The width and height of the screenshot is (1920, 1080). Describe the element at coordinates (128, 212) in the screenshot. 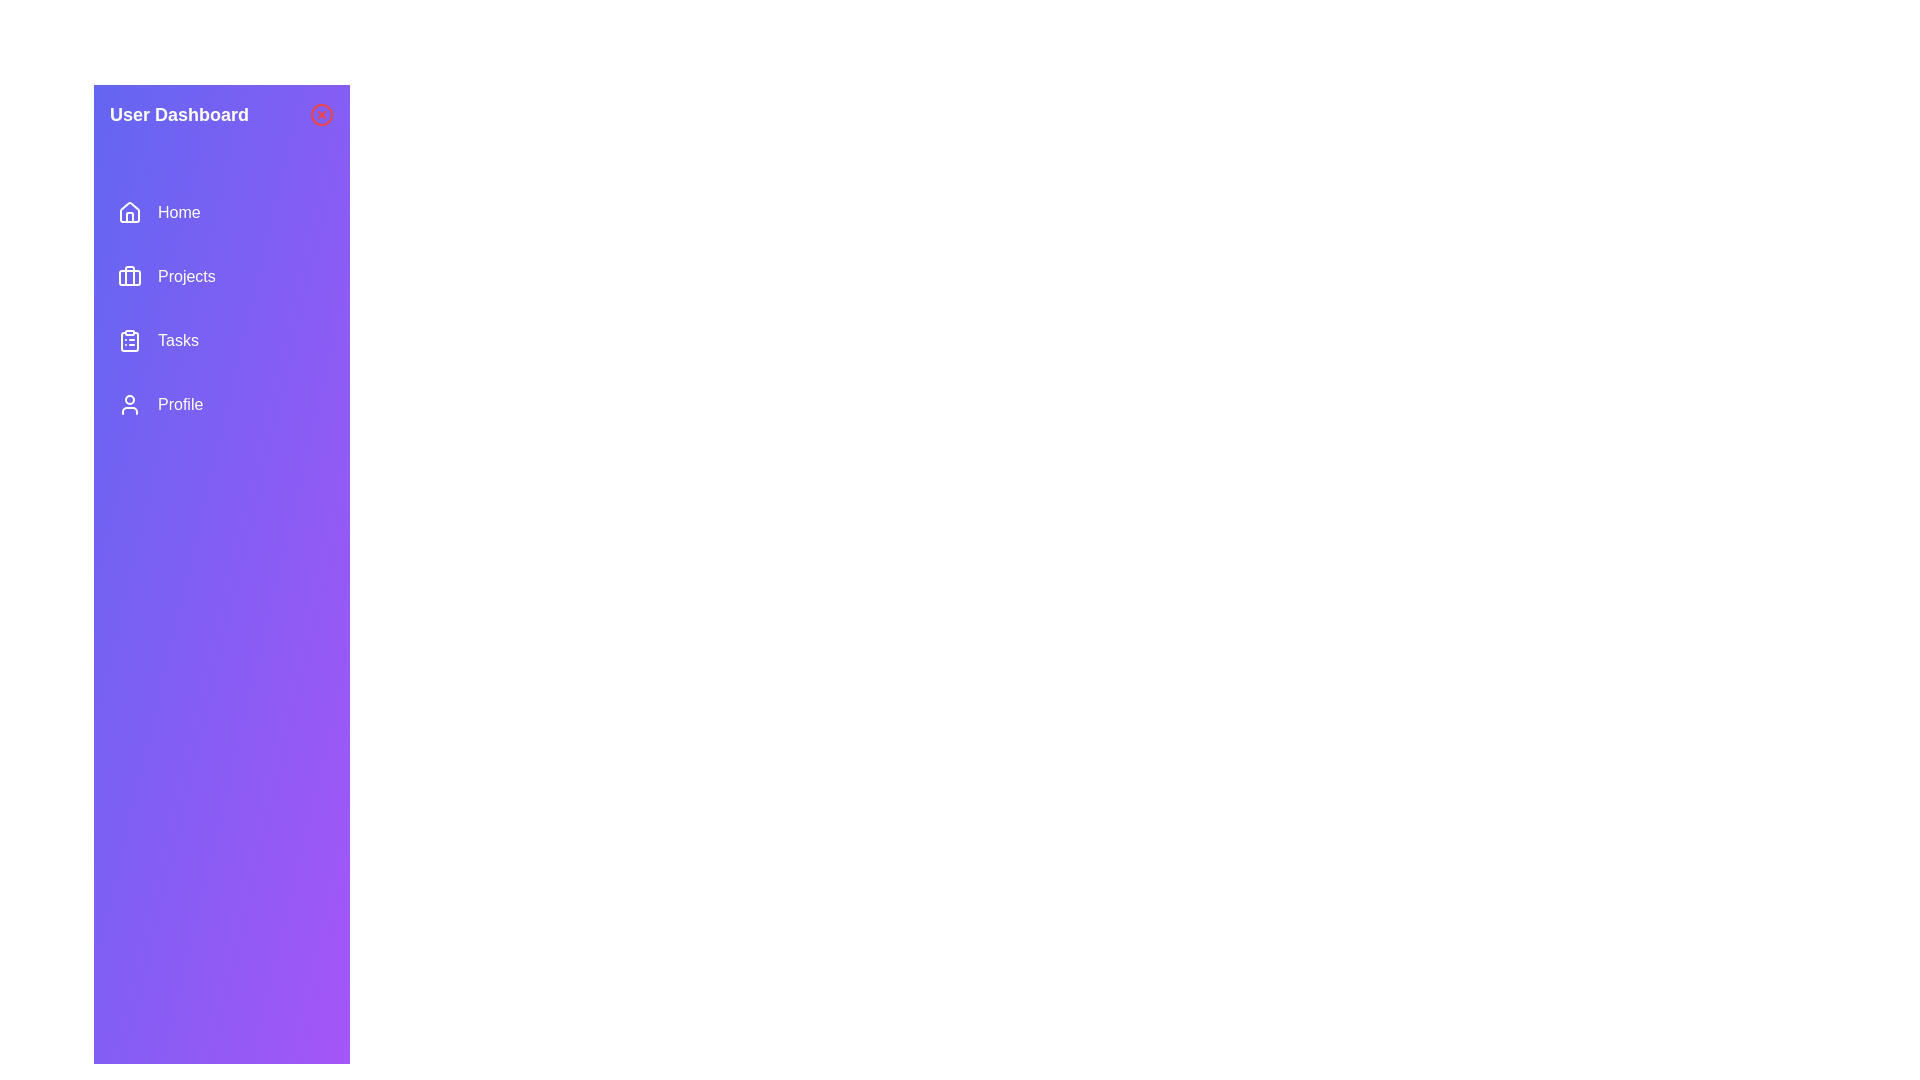

I see `the house-shaped icon located near the 'Home' label in the sidebar menu, which is the first element within the sidebar options` at that location.